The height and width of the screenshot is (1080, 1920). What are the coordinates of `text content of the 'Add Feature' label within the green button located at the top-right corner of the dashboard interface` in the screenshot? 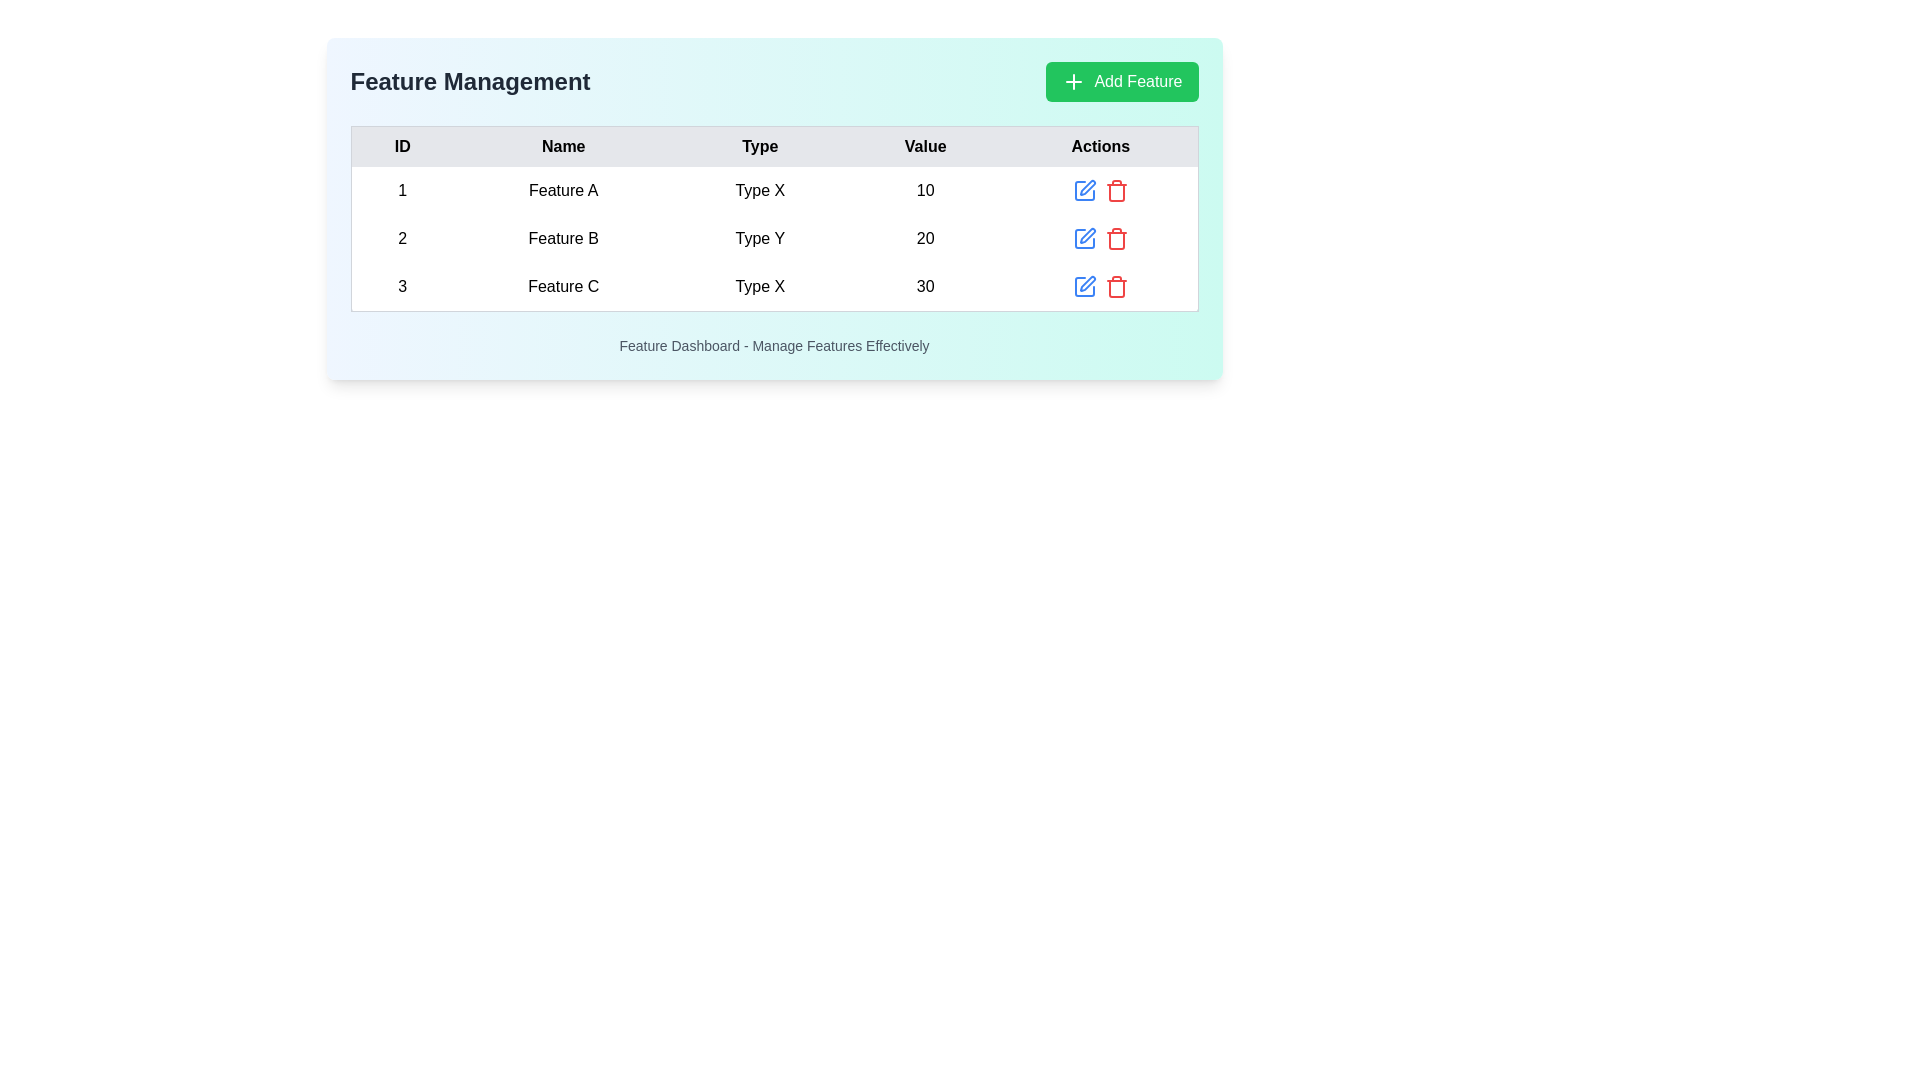 It's located at (1138, 80).